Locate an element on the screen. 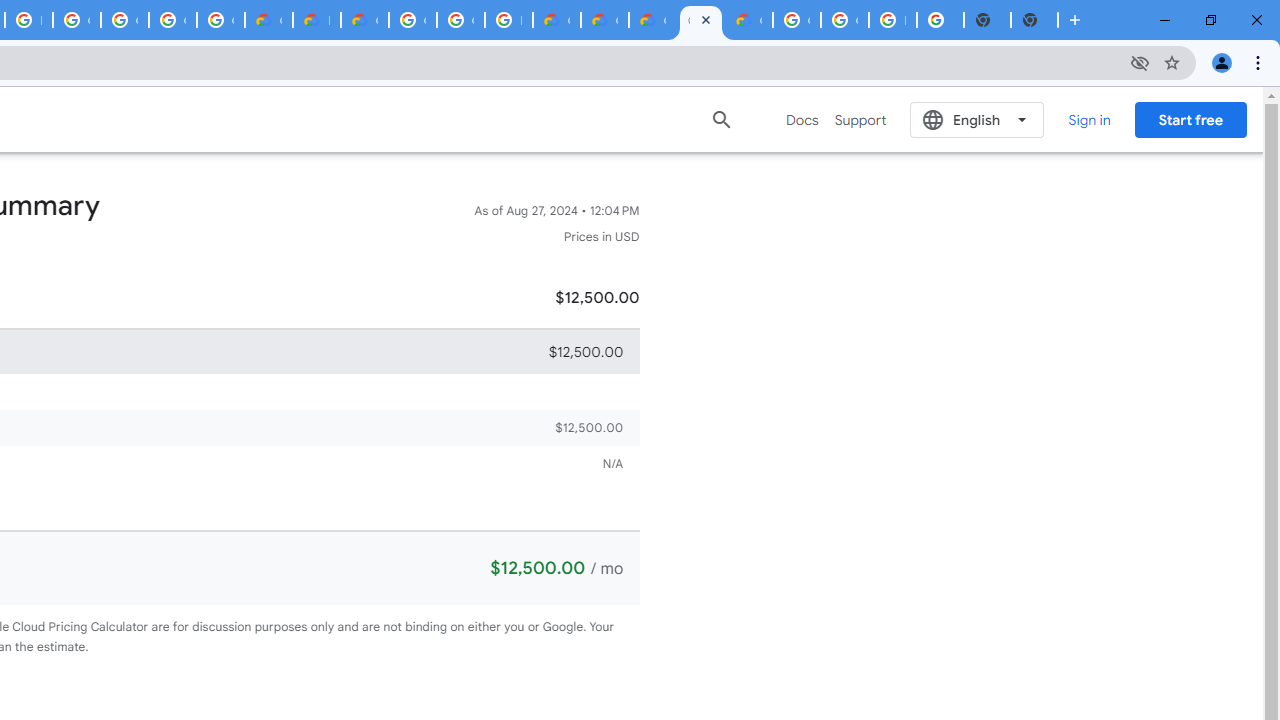  'Google Cloud Platform' is located at coordinates (459, 20).